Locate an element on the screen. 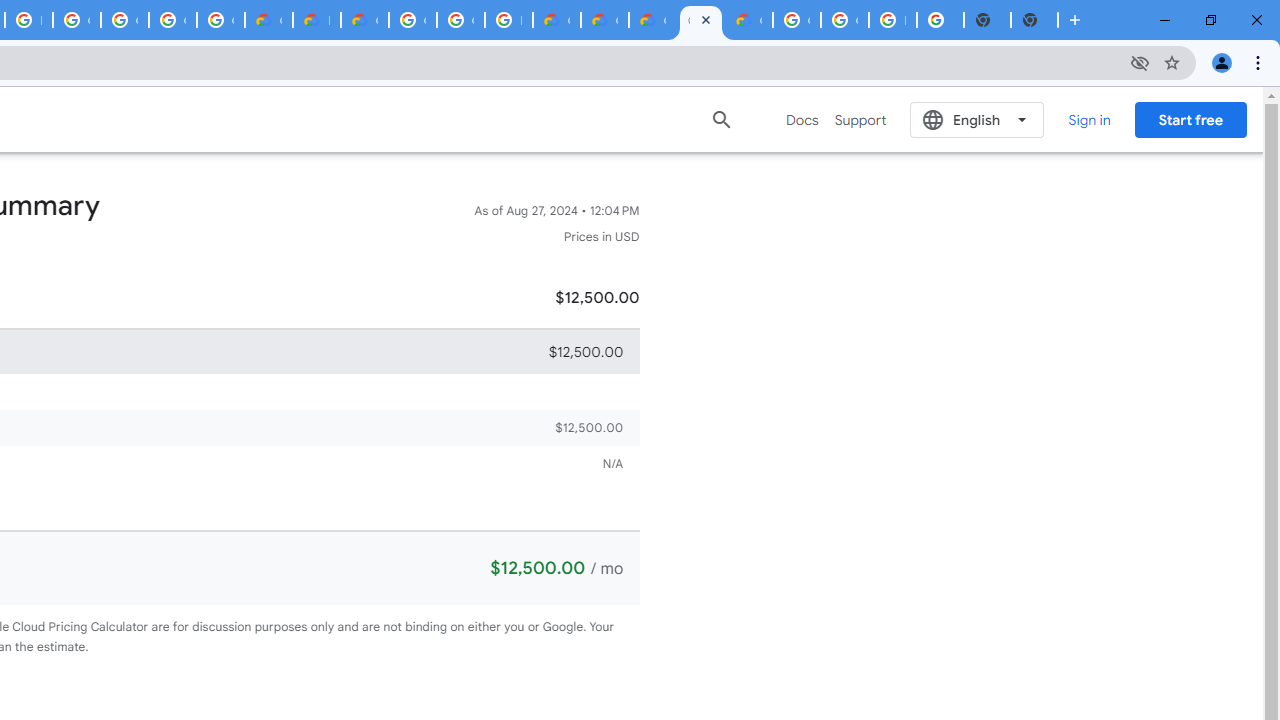  'Google Cloud Platform' is located at coordinates (459, 20).